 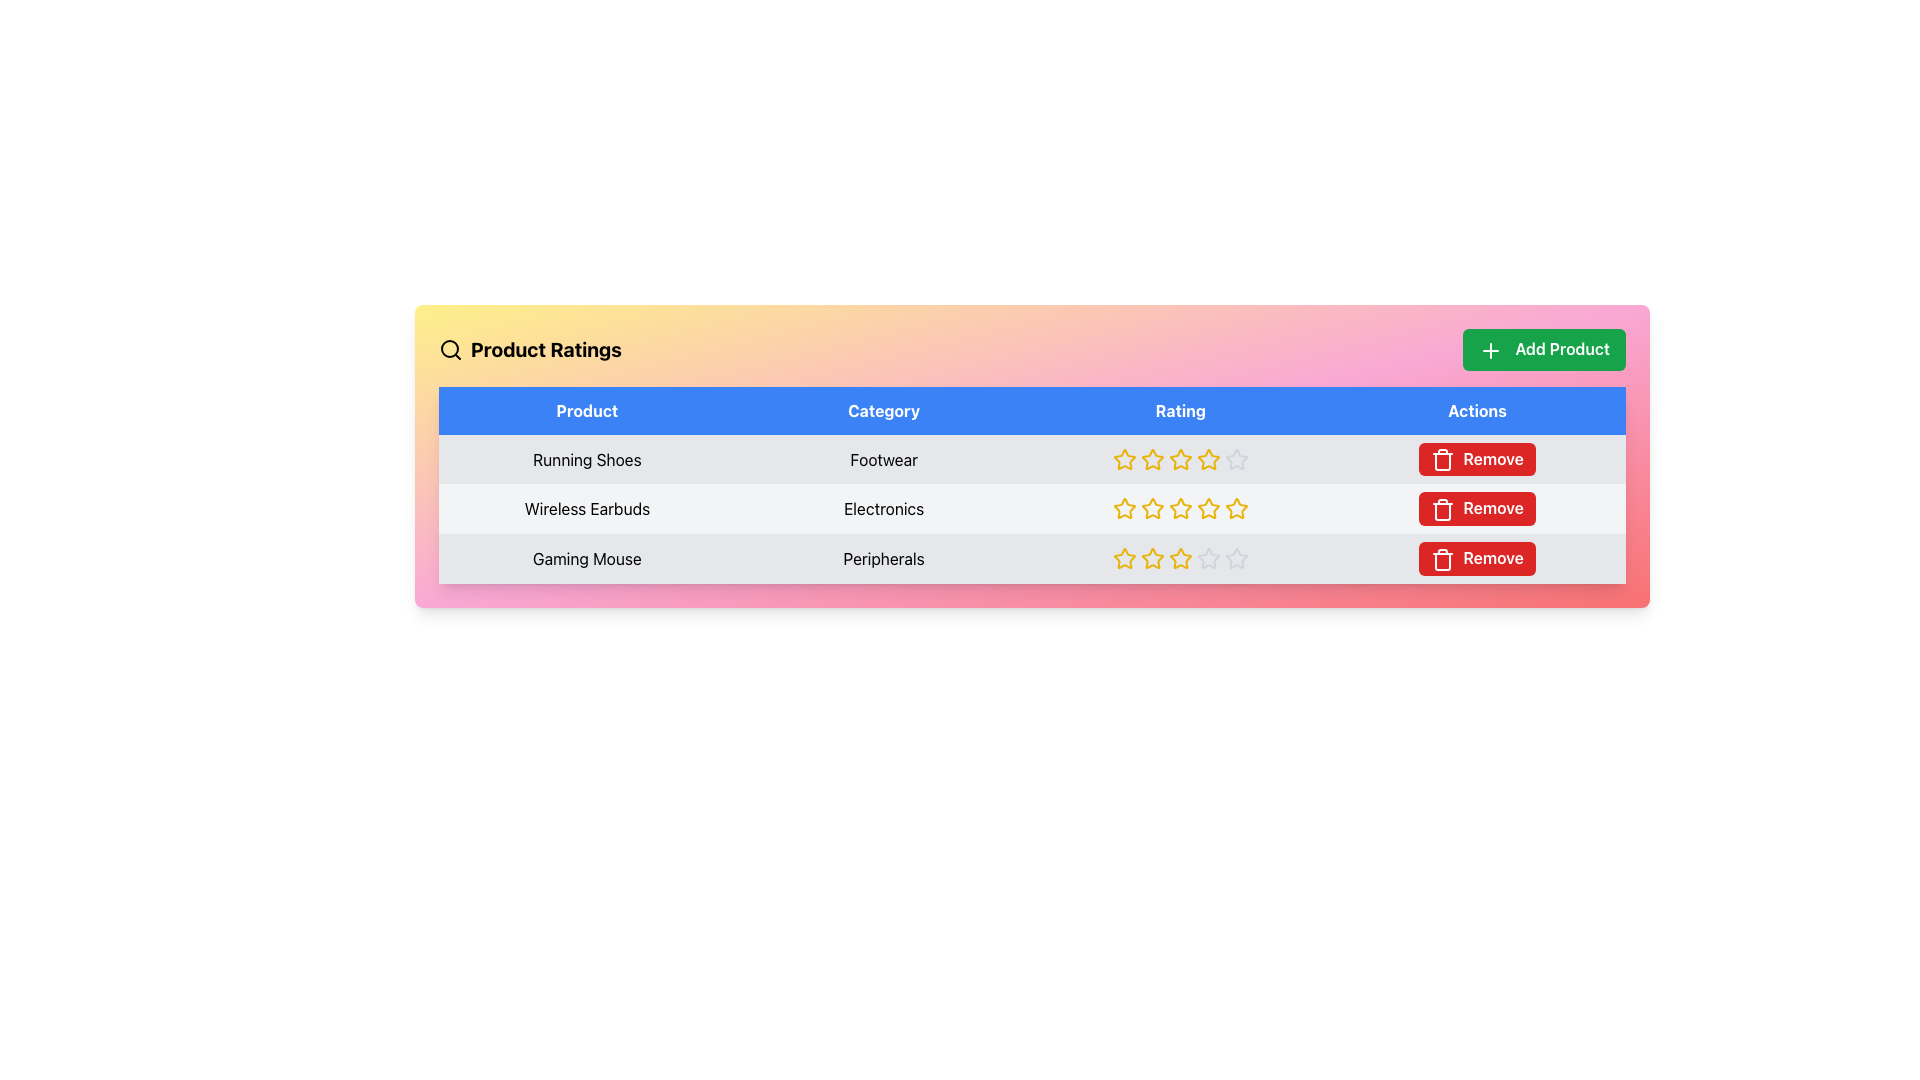 What do you see at coordinates (1477, 508) in the screenshot?
I see `the third 'Remove' button in the 'Actions' column` at bounding box center [1477, 508].